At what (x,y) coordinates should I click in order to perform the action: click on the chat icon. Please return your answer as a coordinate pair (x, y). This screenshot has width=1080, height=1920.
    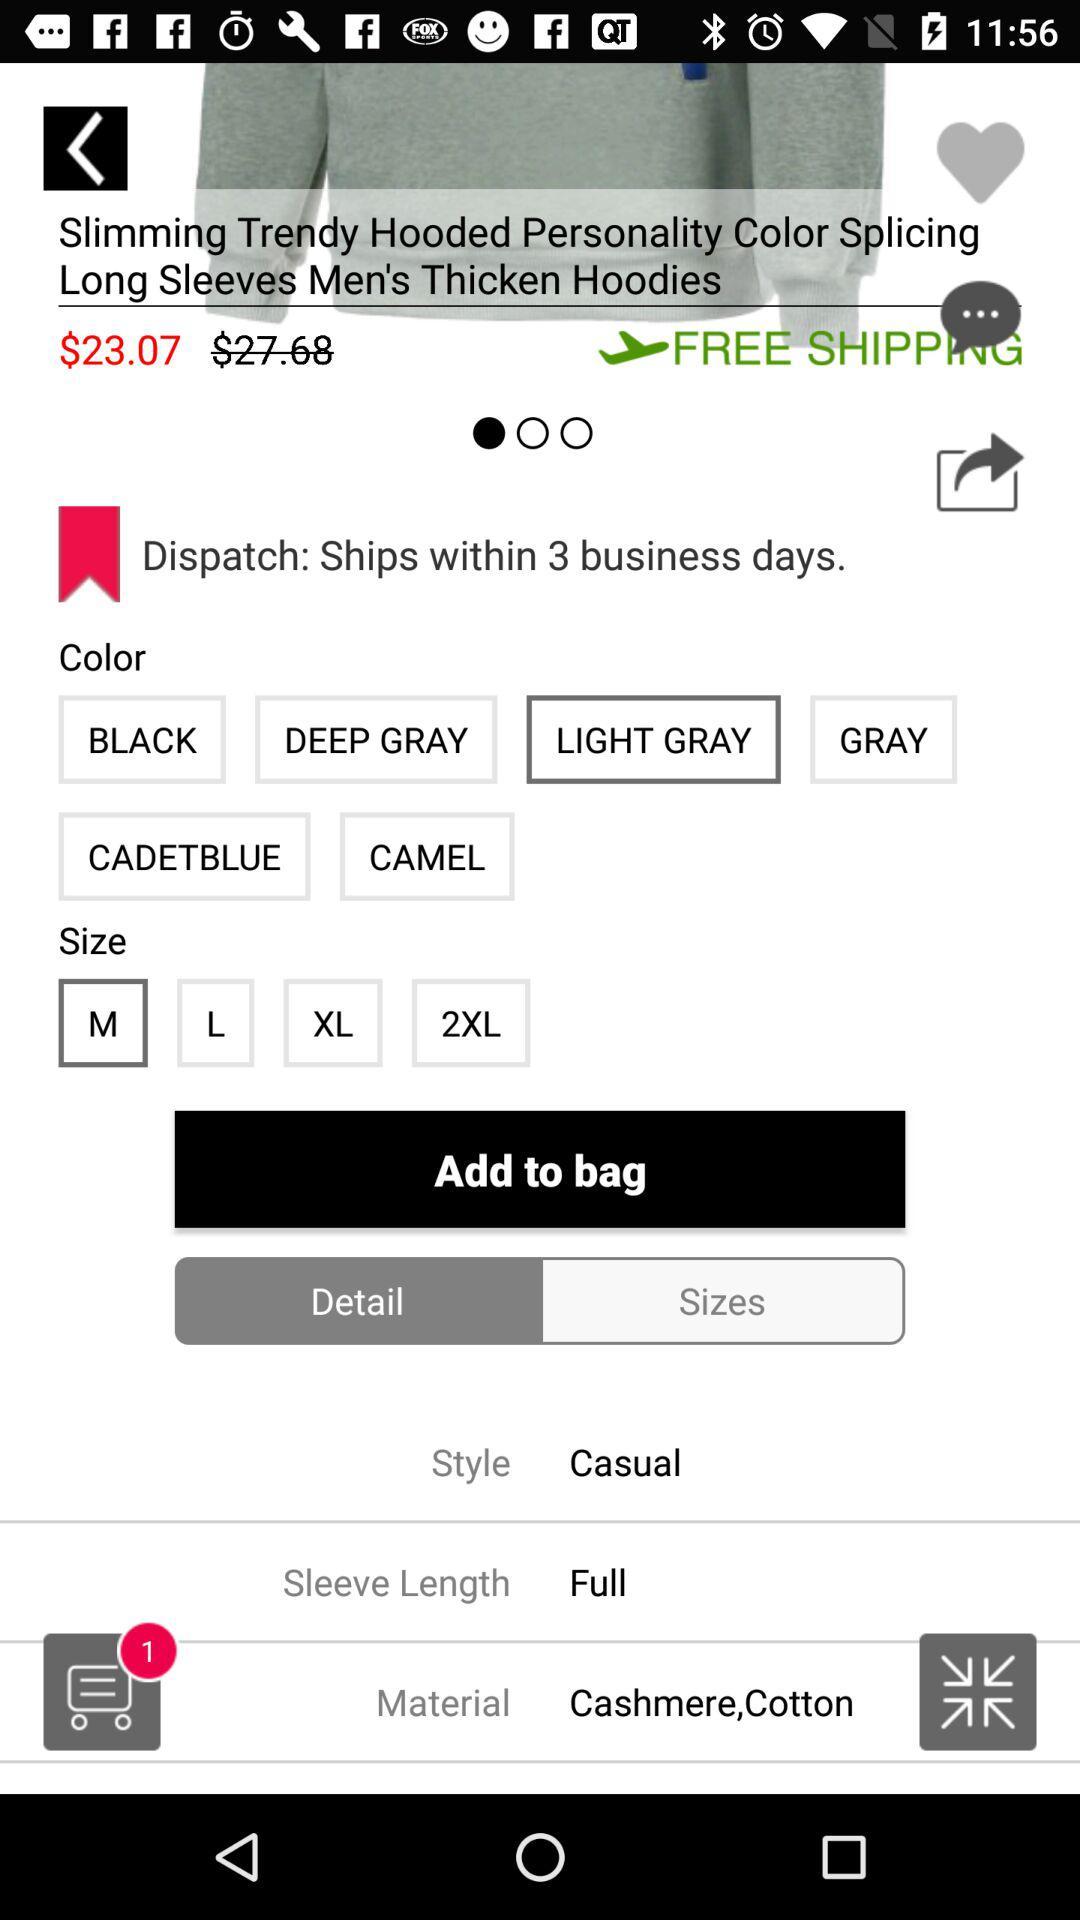
    Looking at the image, I should click on (979, 316).